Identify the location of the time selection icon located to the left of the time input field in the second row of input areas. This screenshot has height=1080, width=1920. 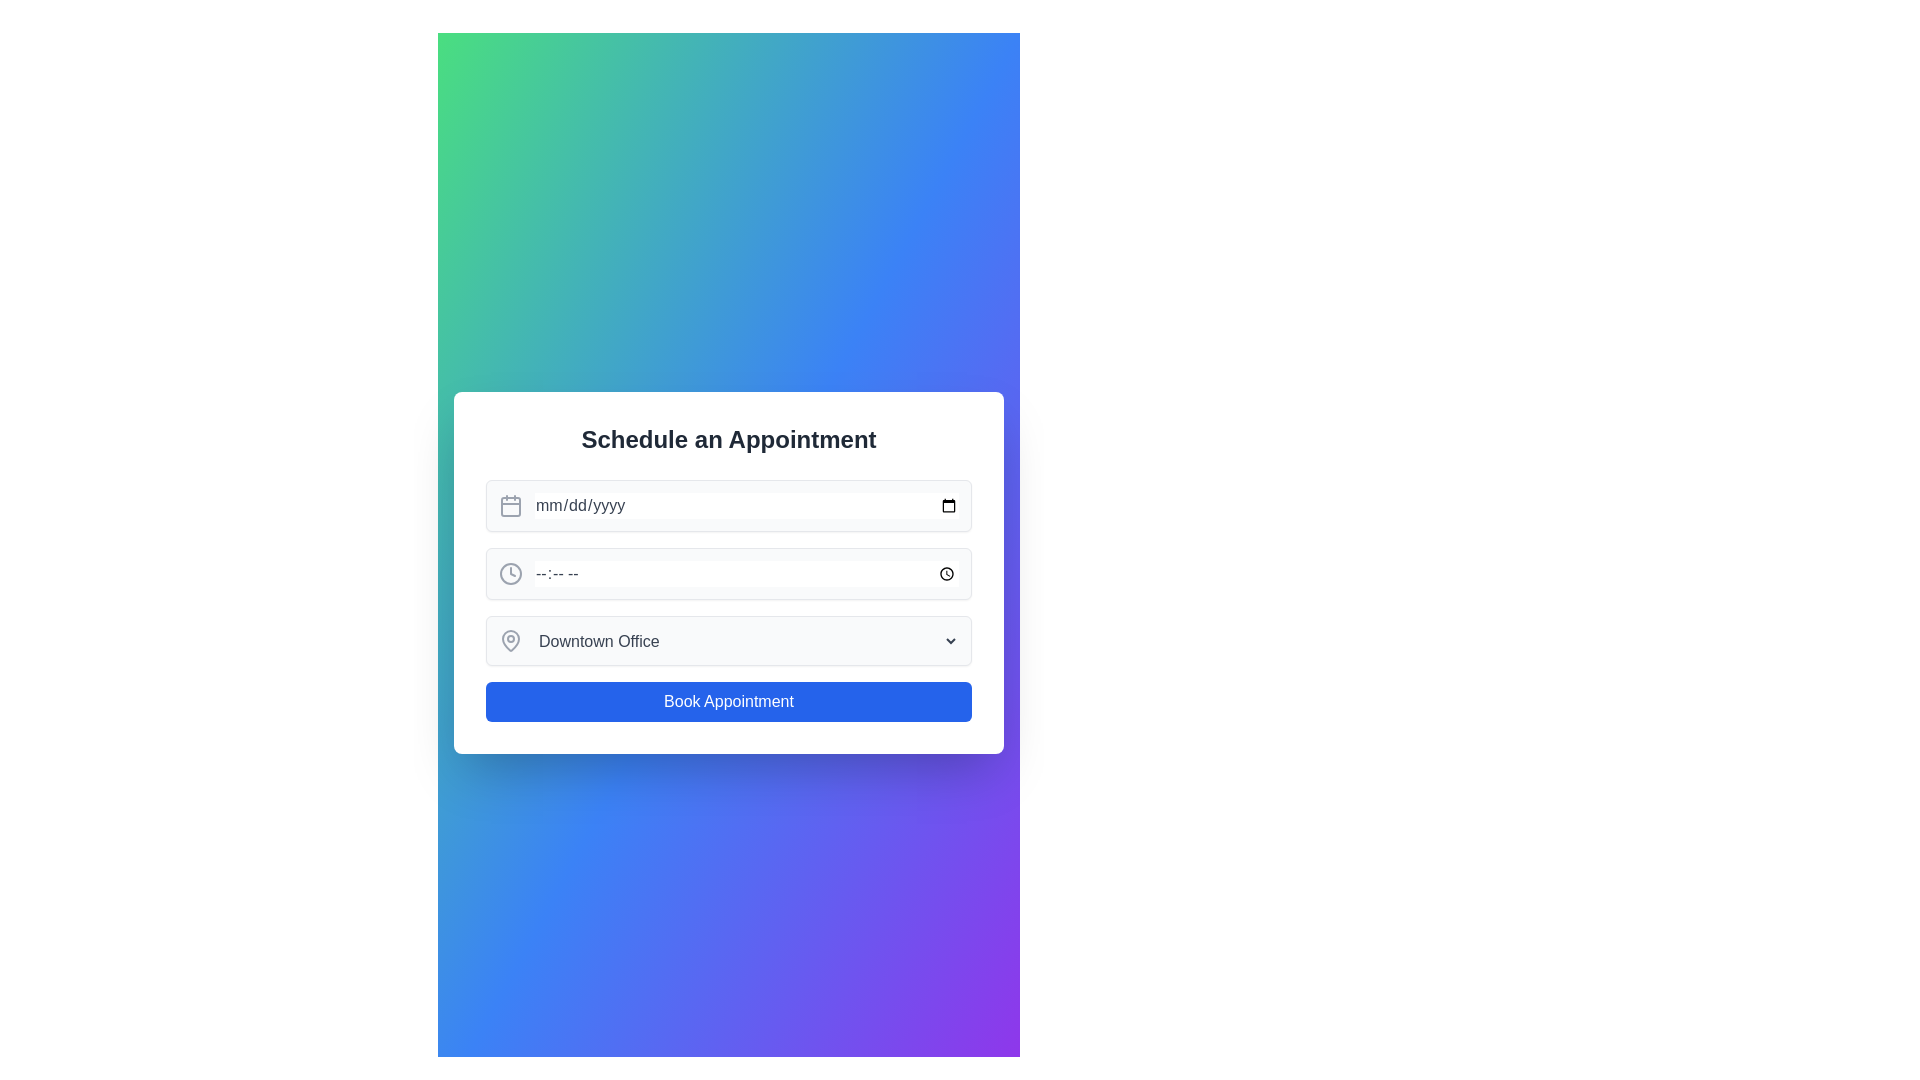
(510, 574).